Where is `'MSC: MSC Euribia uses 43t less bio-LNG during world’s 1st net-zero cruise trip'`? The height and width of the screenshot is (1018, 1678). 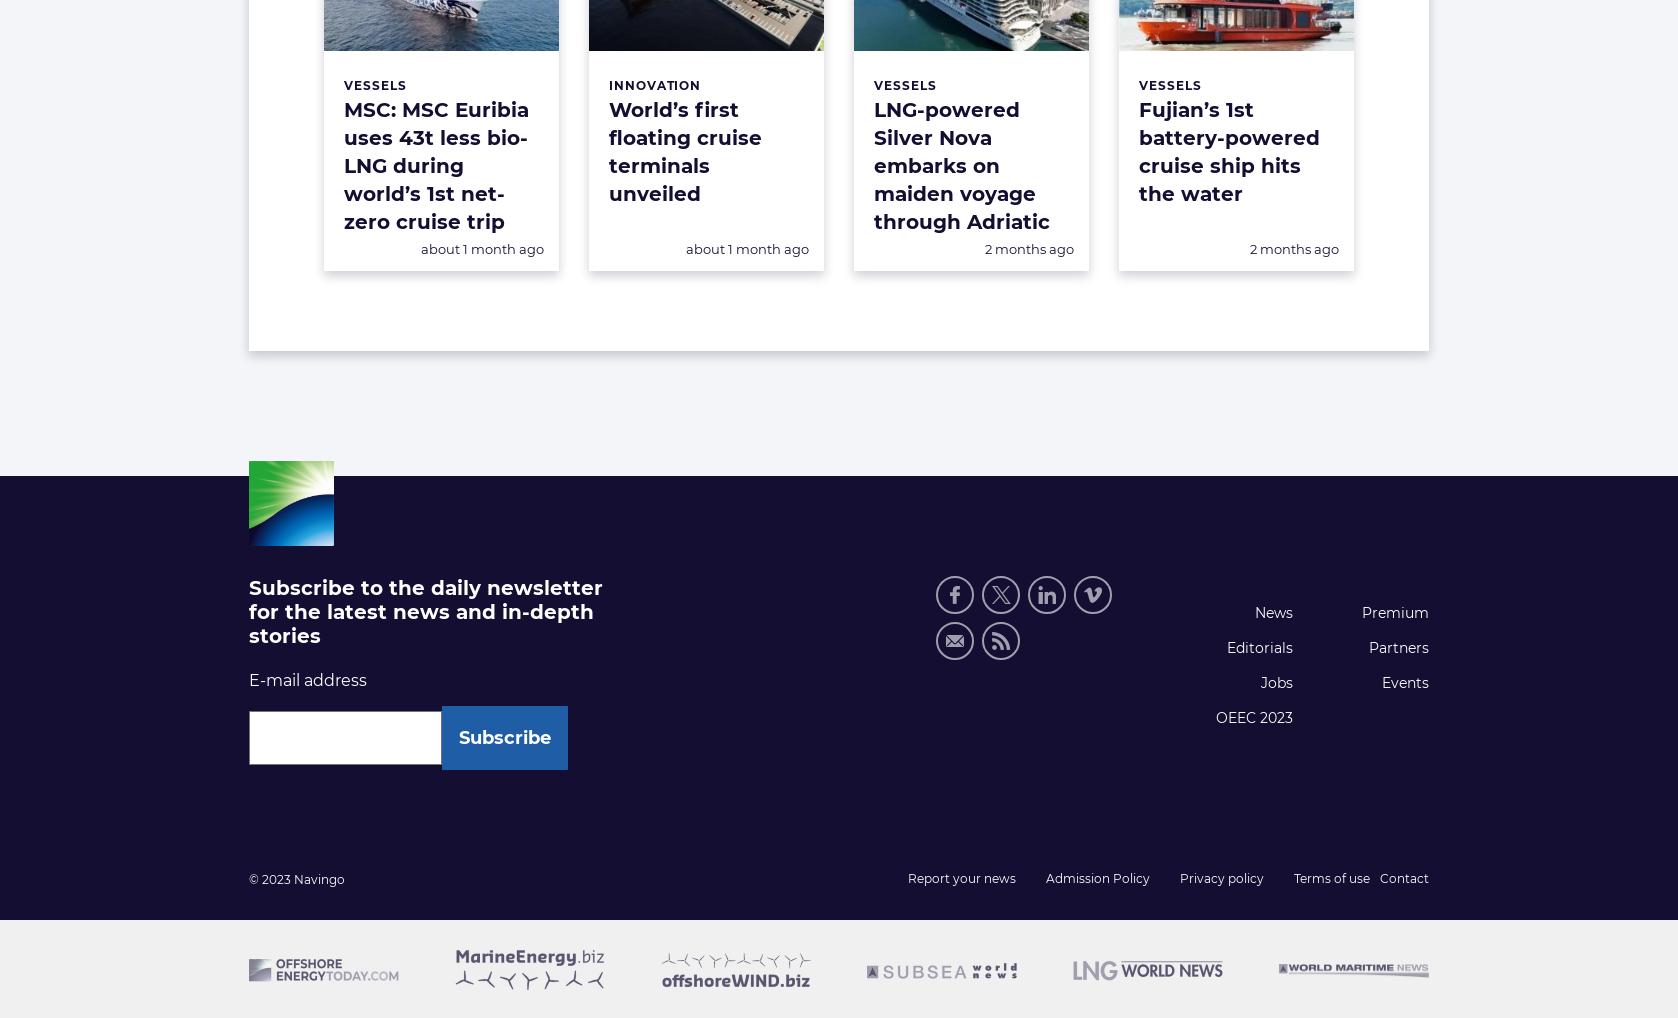 'MSC: MSC Euribia uses 43t less bio-LNG during world’s 1st net-zero cruise trip' is located at coordinates (343, 166).